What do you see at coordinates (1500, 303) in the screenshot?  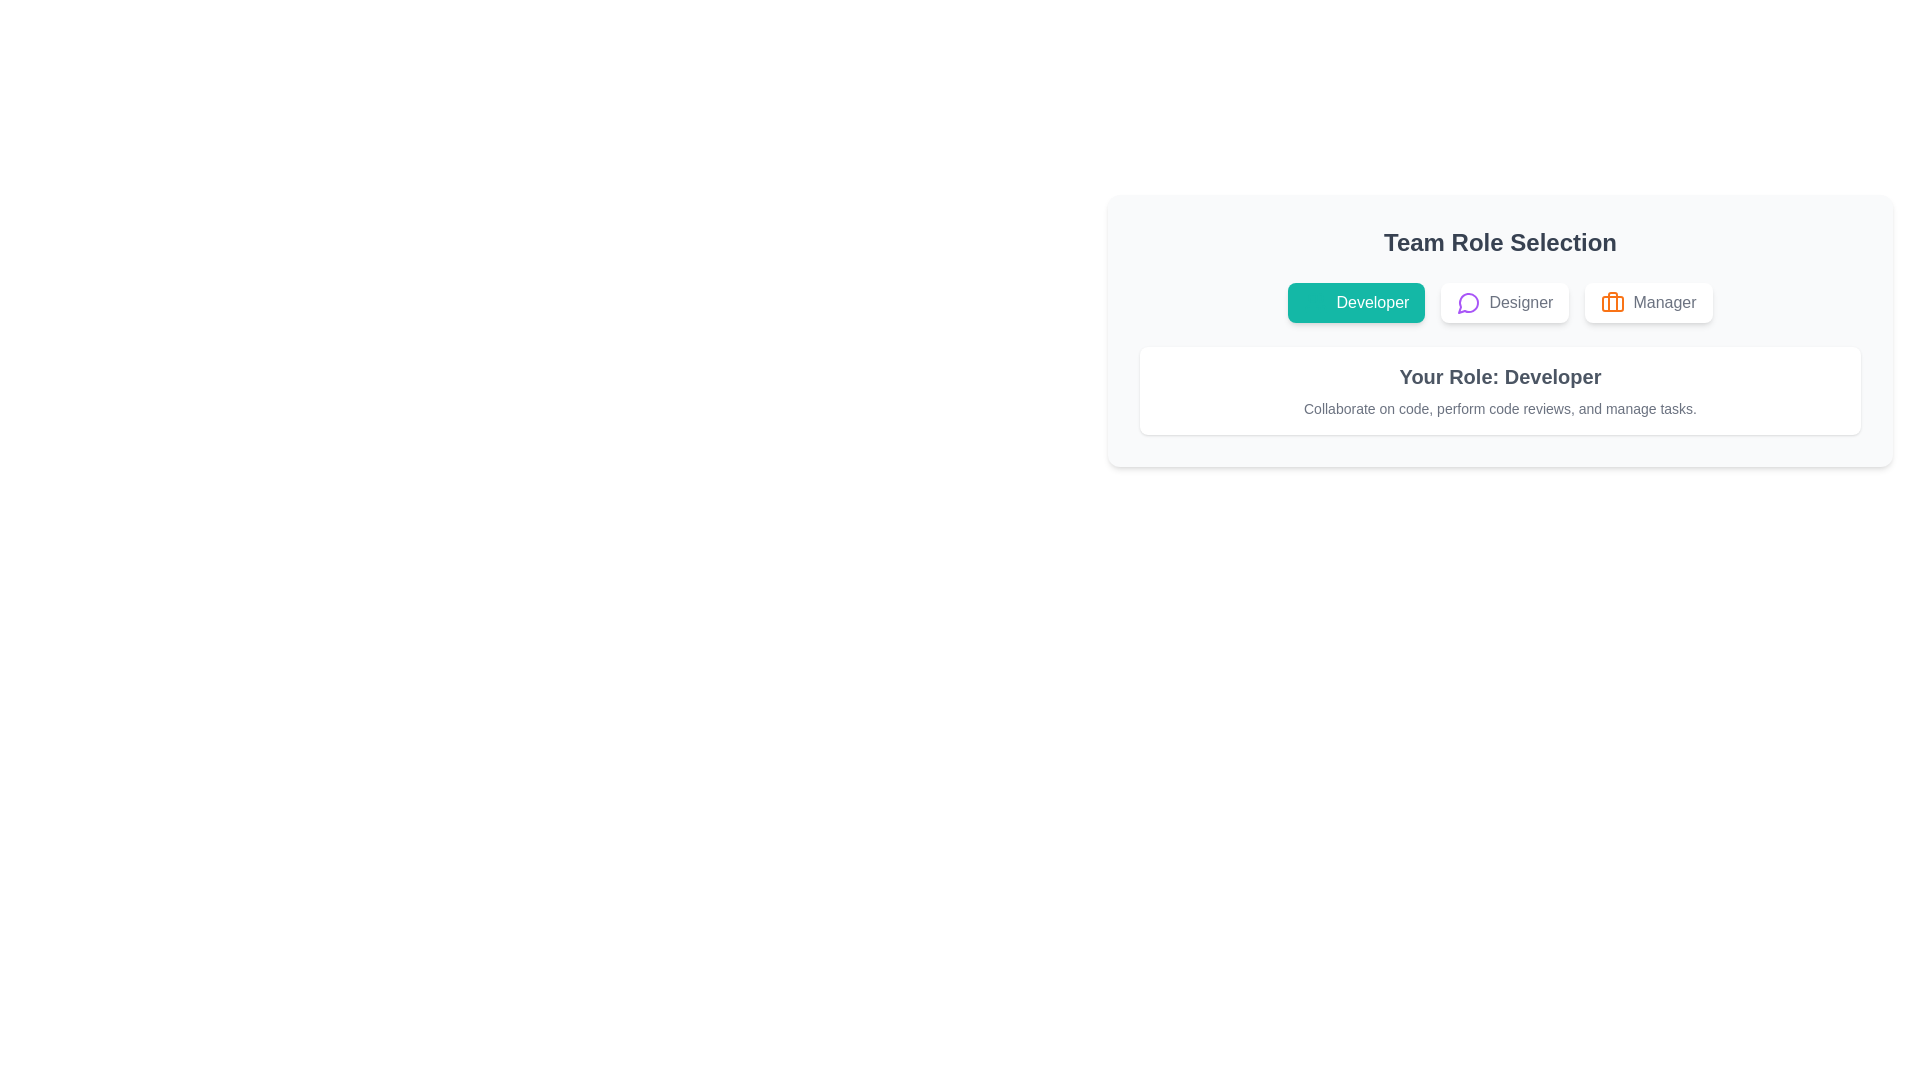 I see `the 'Designer' role selection button located in the 'Team Role Selection' modal` at bounding box center [1500, 303].